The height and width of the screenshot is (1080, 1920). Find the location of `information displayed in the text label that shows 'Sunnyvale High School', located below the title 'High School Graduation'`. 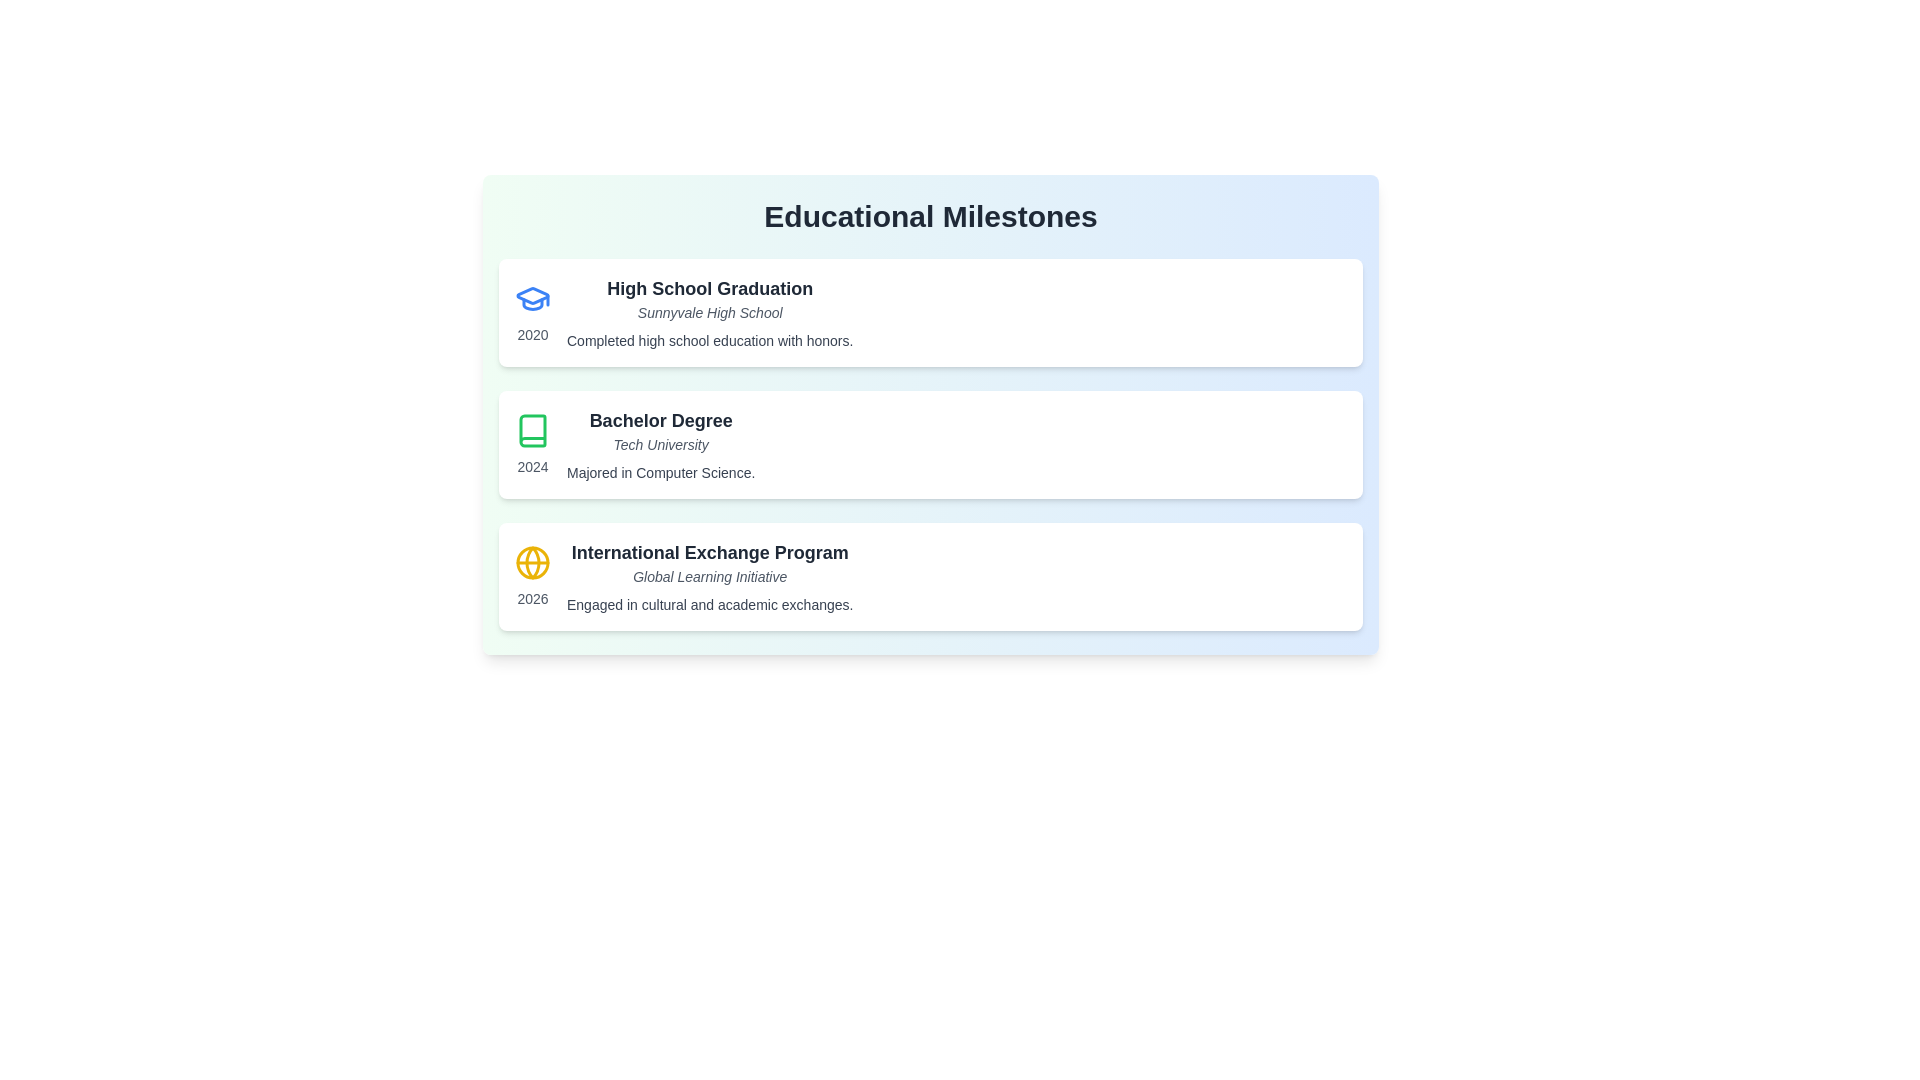

information displayed in the text label that shows 'Sunnyvale High School', located below the title 'High School Graduation' is located at coordinates (710, 312).